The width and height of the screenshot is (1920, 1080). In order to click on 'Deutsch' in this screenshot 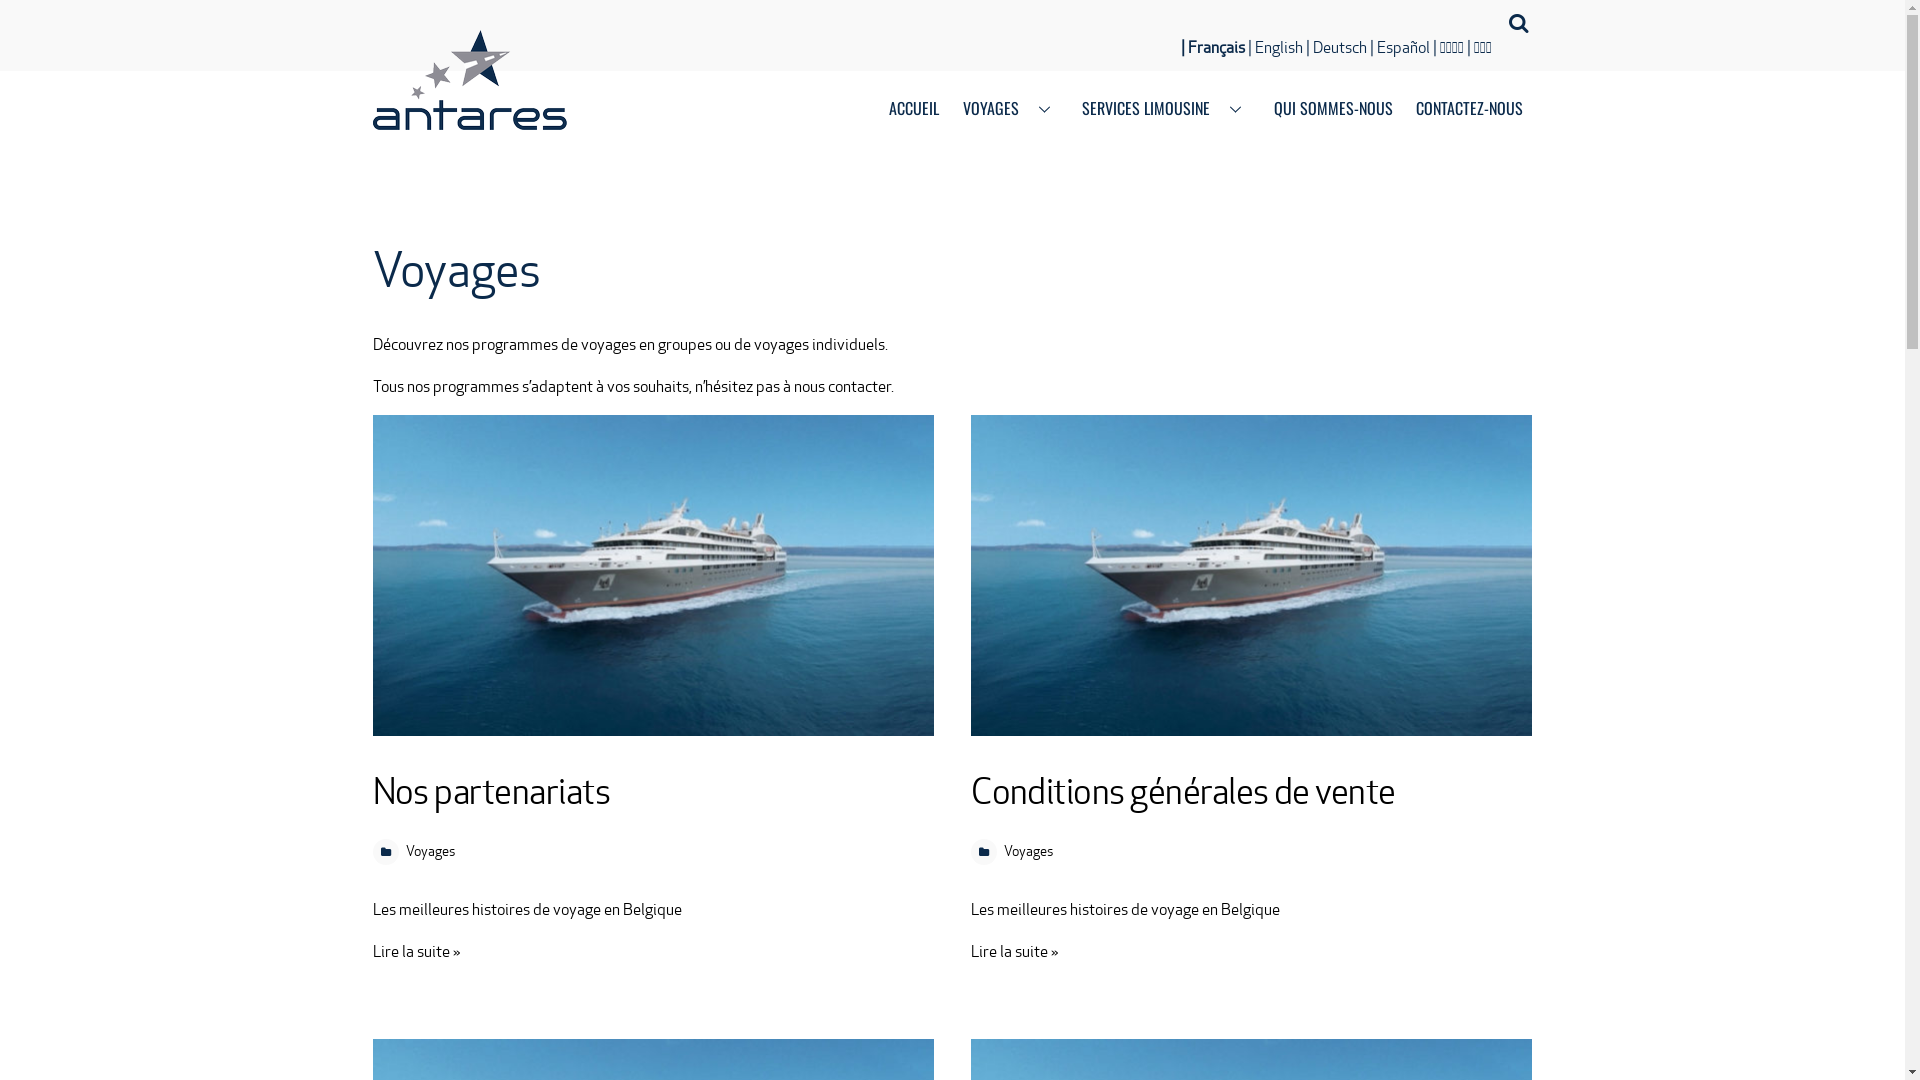, I will do `click(1336, 46)`.